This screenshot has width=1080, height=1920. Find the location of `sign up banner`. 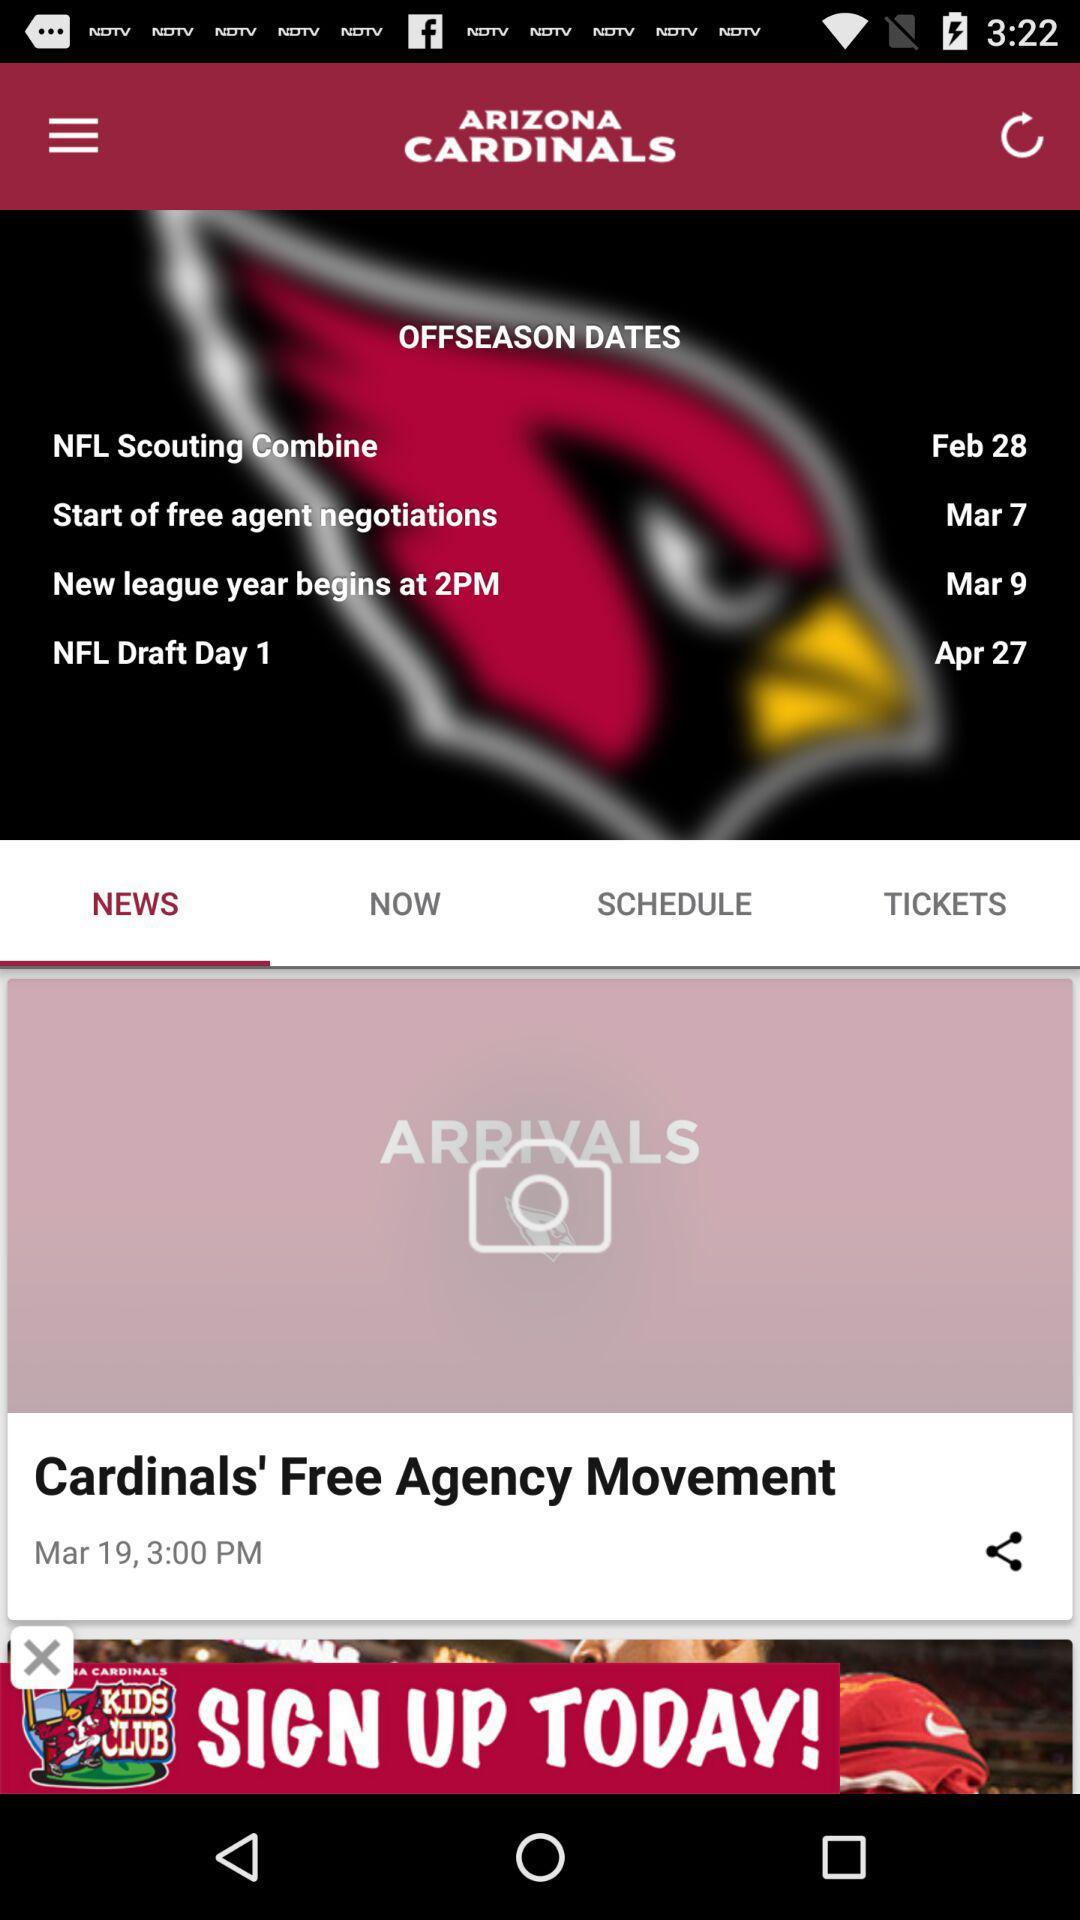

sign up banner is located at coordinates (540, 1727).